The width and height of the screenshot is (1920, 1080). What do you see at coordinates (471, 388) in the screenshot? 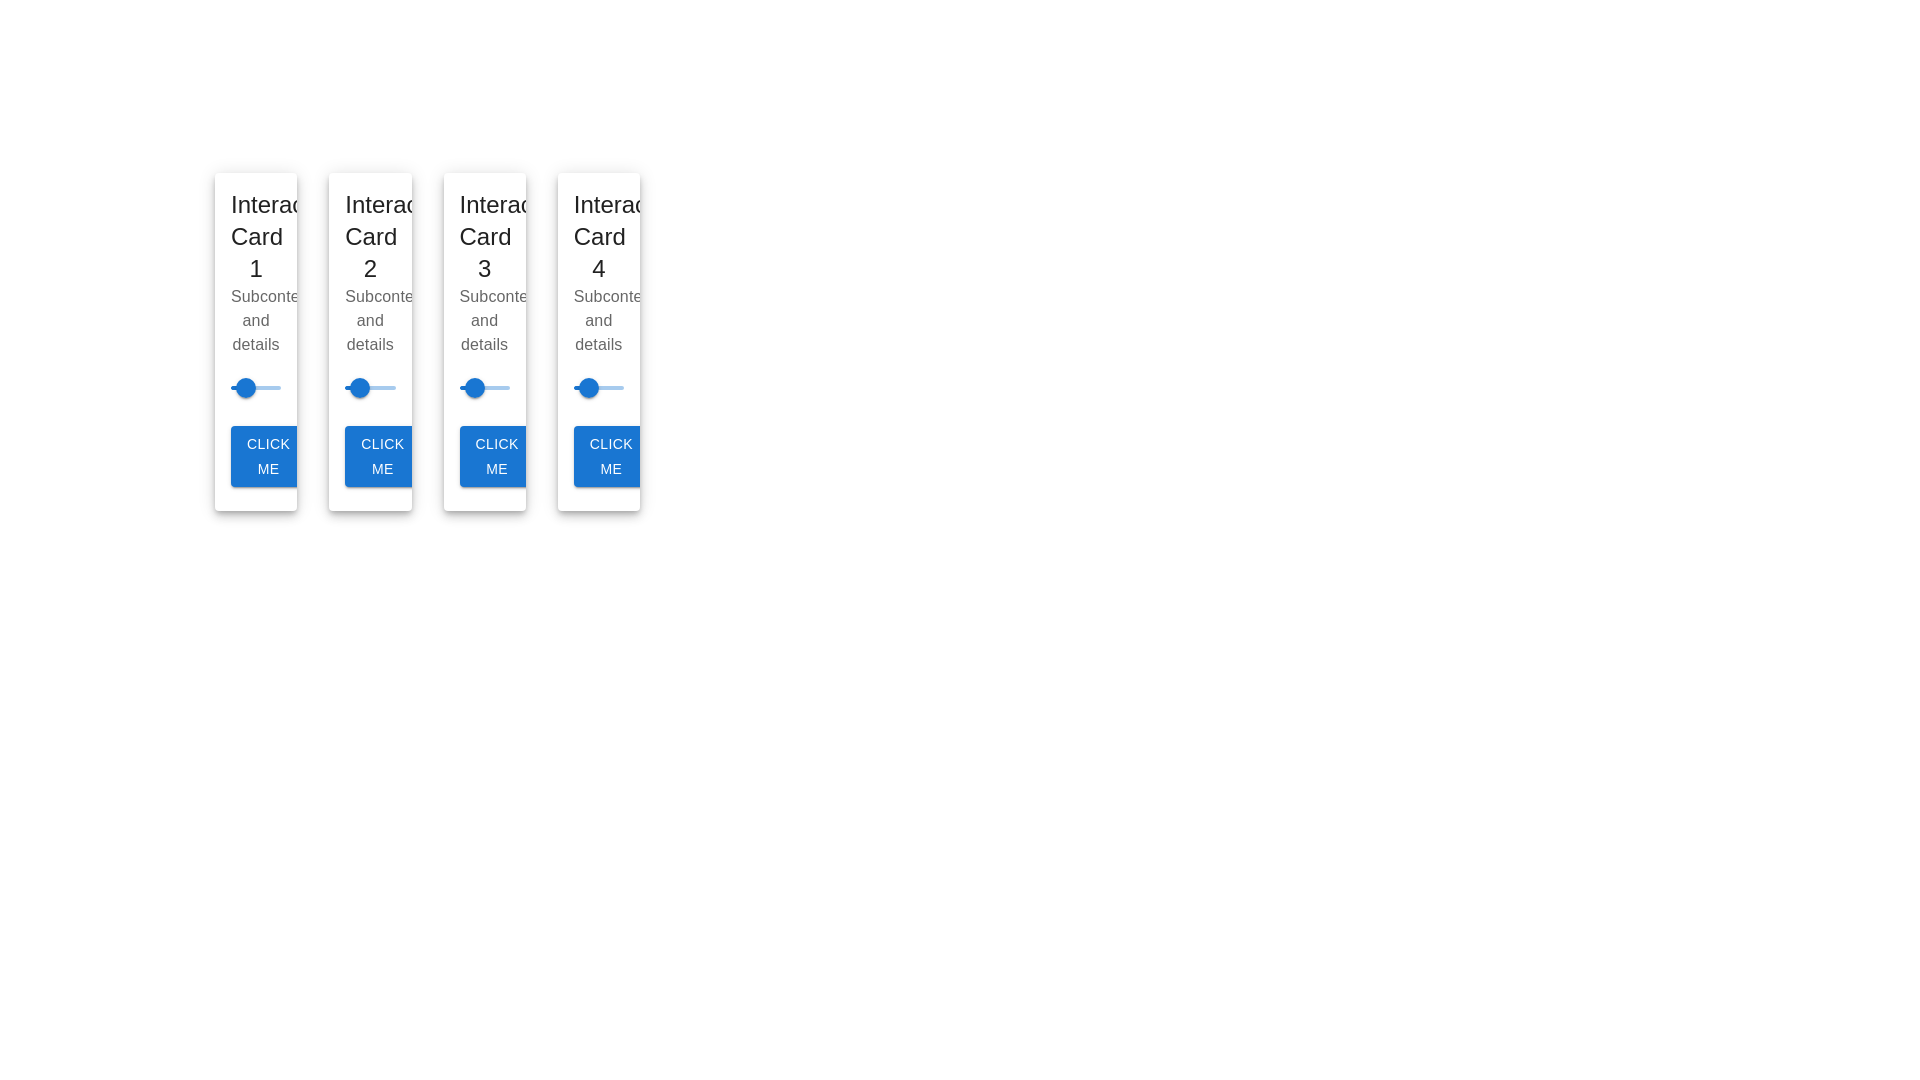
I see `the slider's value` at bounding box center [471, 388].